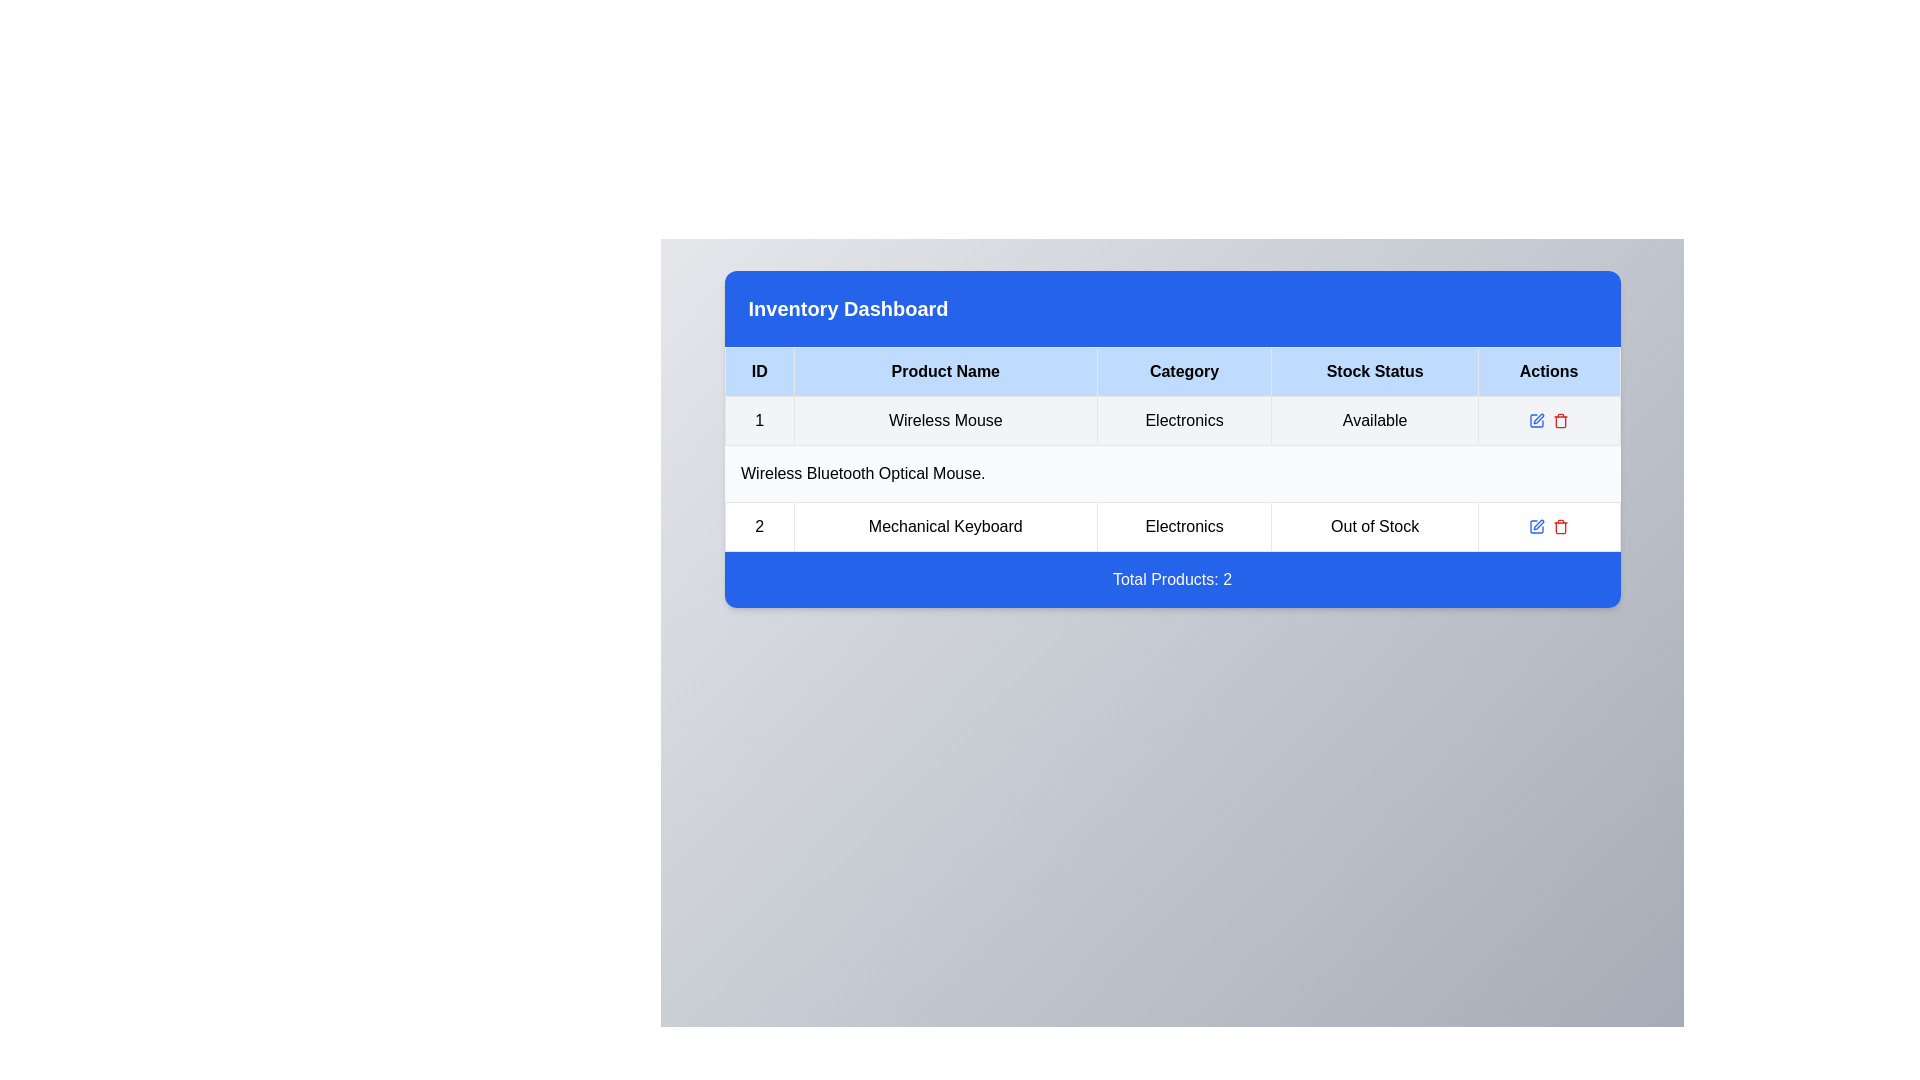 Image resolution: width=1920 pixels, height=1080 pixels. Describe the element at coordinates (1184, 371) in the screenshot. I see `the Table Header Cell labeled 'Category', which is the third column in the header row of the table, to interact with it` at that location.